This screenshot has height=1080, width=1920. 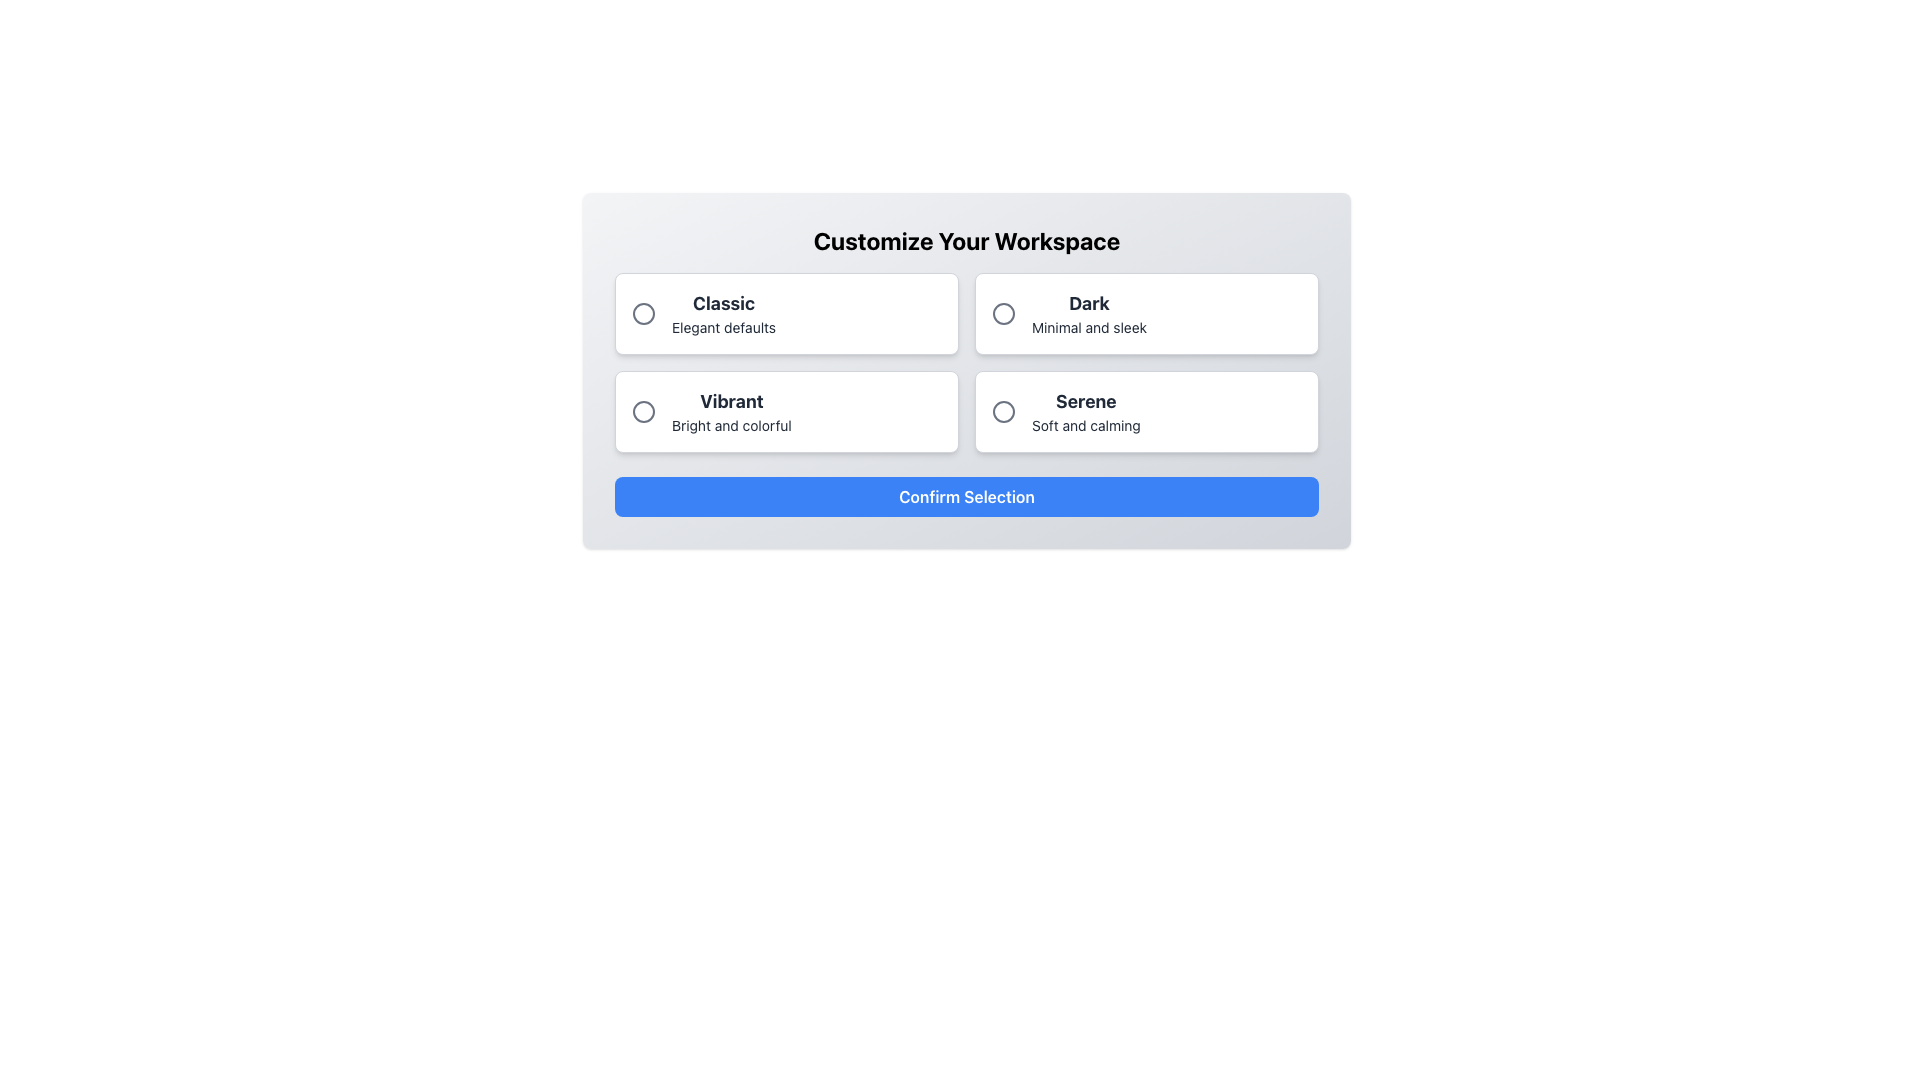 What do you see at coordinates (730, 424) in the screenshot?
I see `the descriptive text reading 'Bright and colorful', which is positioned directly below the heading 'Vibrant' in a grid layout` at bounding box center [730, 424].